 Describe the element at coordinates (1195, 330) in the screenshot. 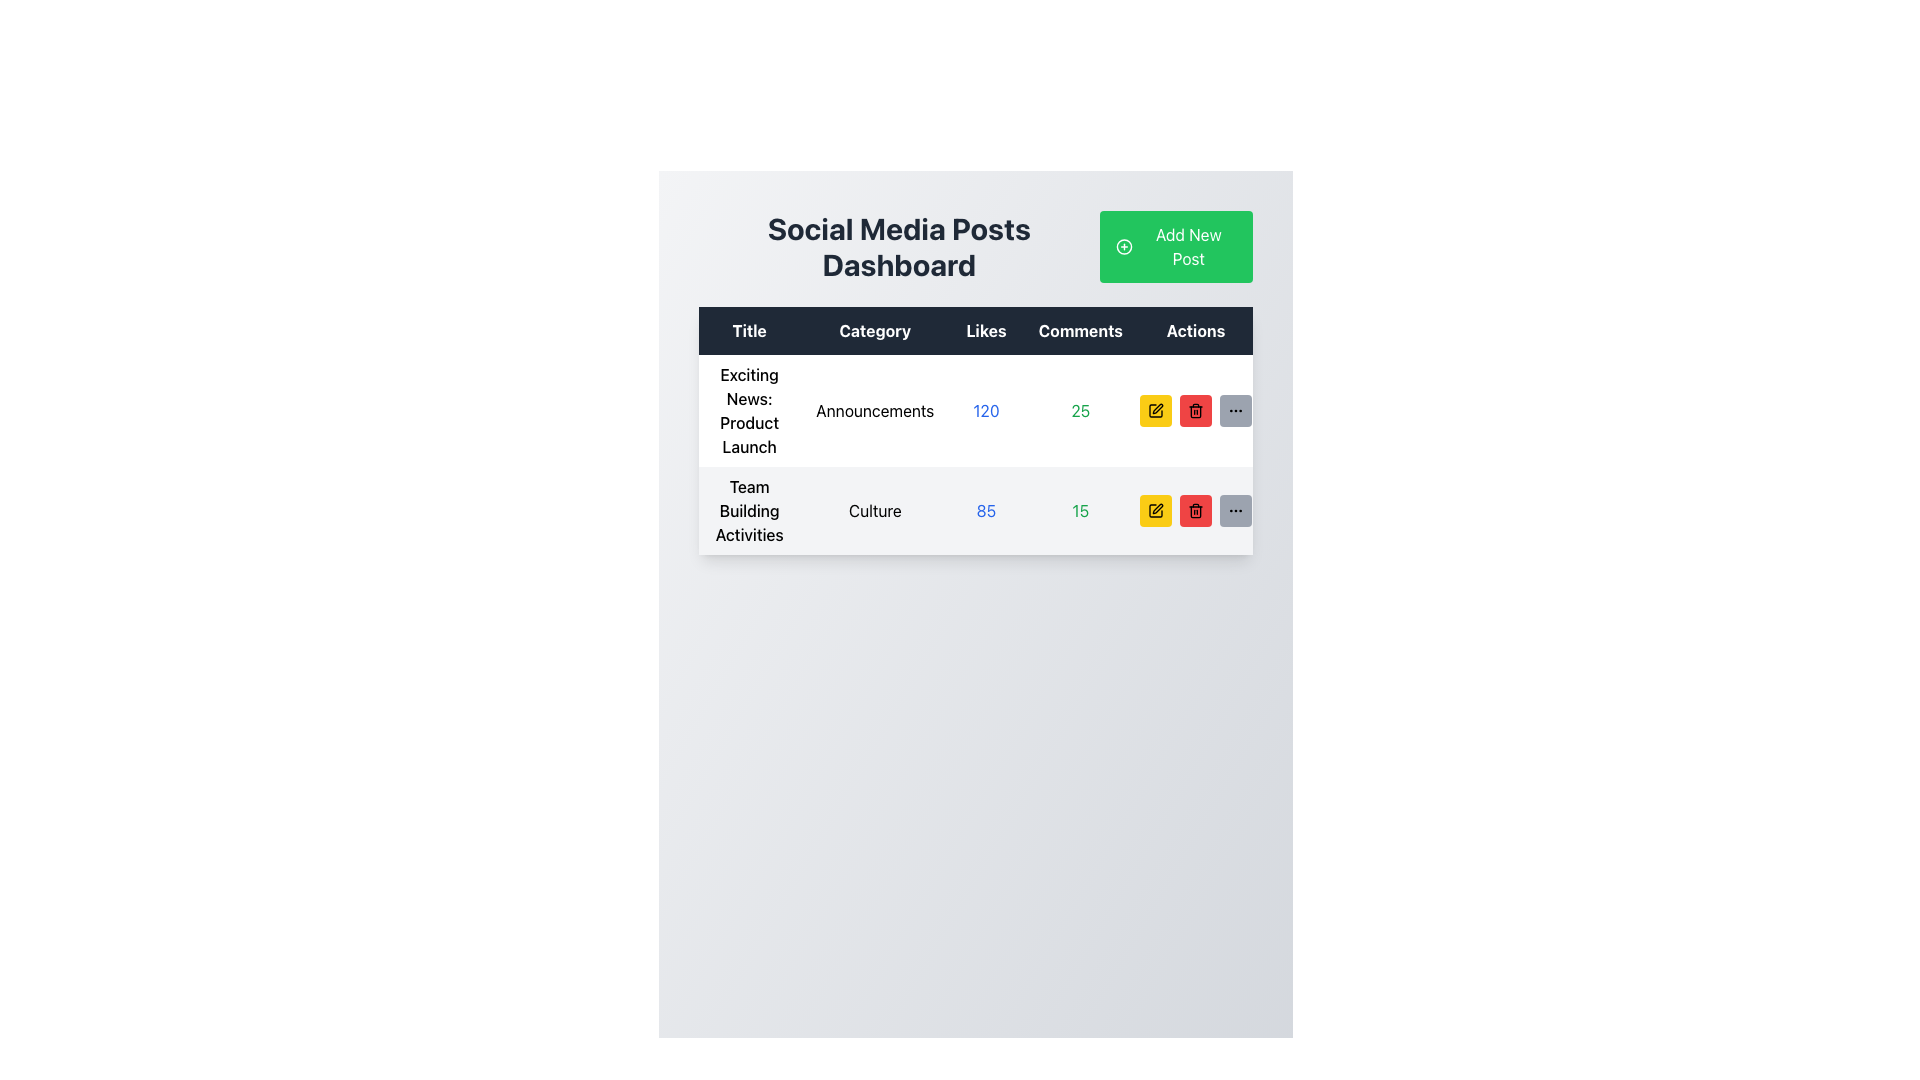

I see `the 'Actions' column header, which is the last column header in the tabular interface` at that location.